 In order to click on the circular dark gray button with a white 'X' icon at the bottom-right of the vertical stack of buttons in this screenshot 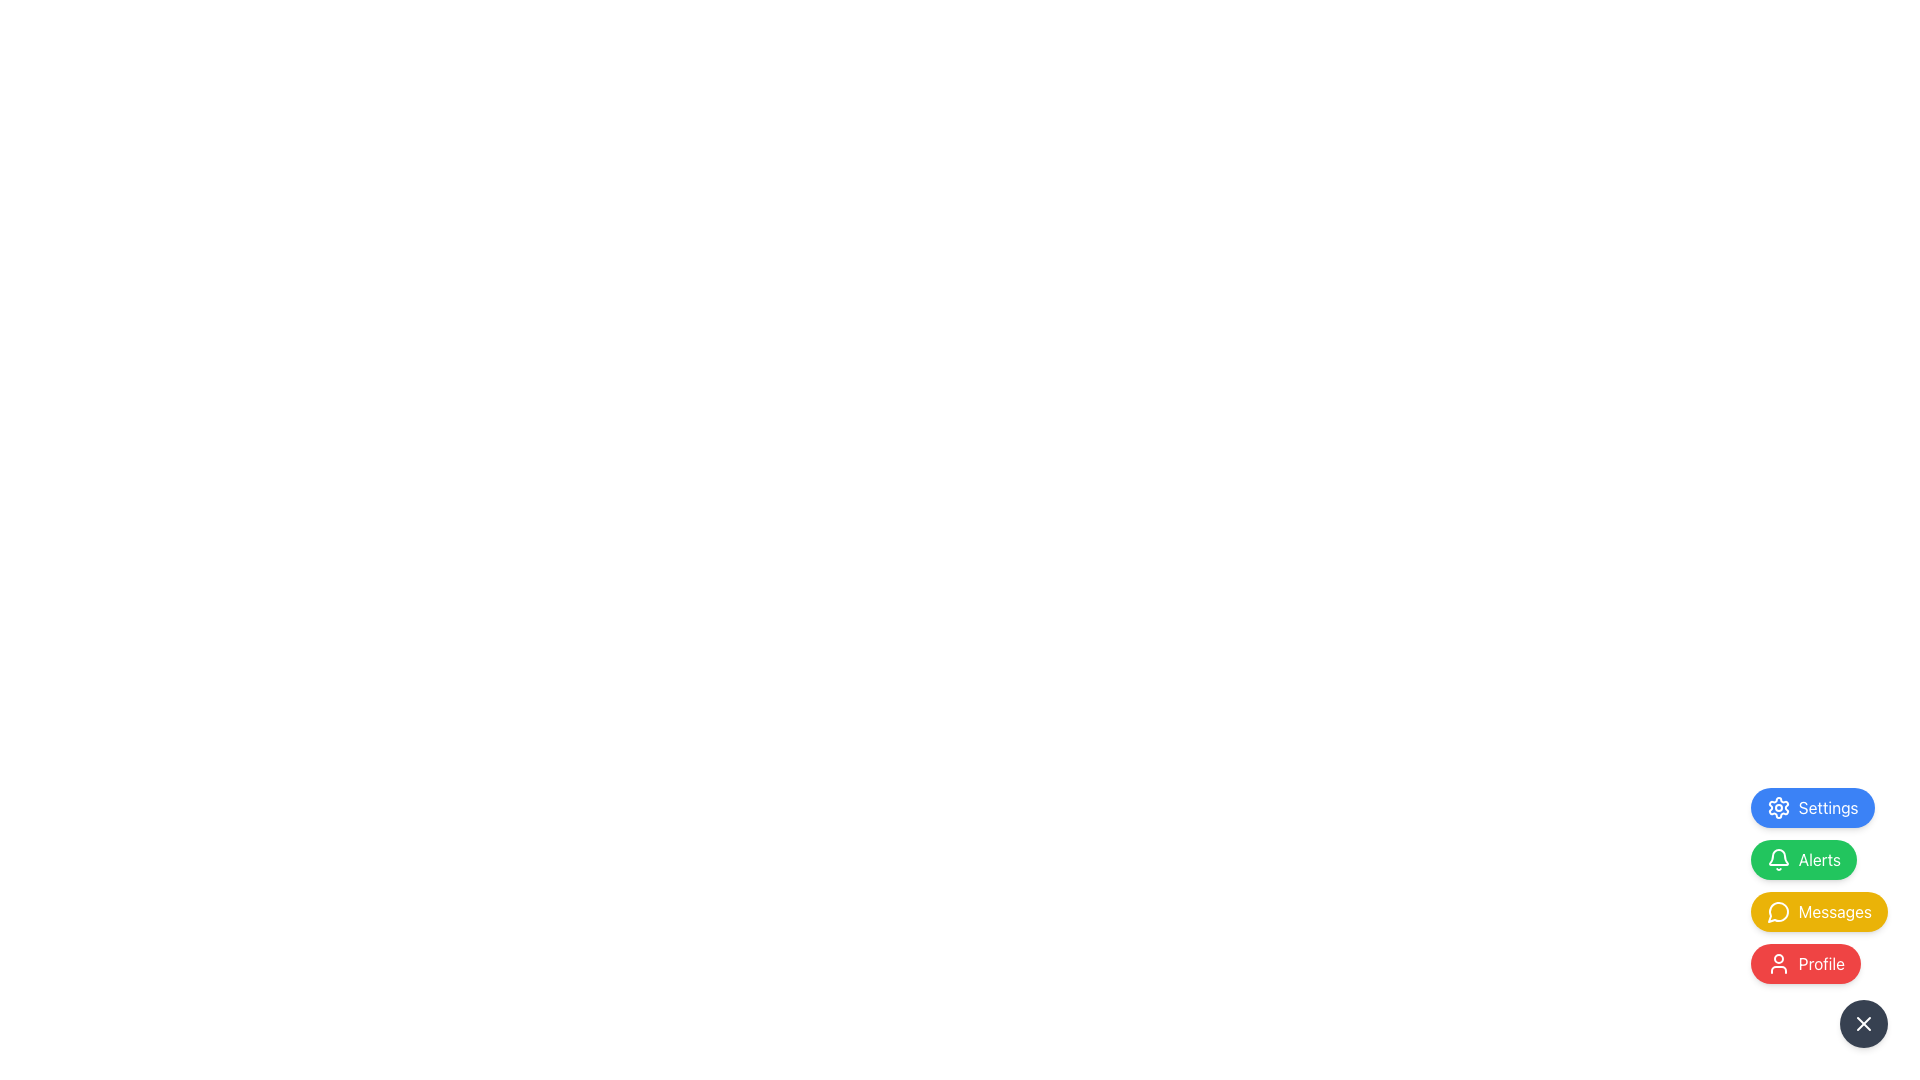, I will do `click(1862, 1023)`.